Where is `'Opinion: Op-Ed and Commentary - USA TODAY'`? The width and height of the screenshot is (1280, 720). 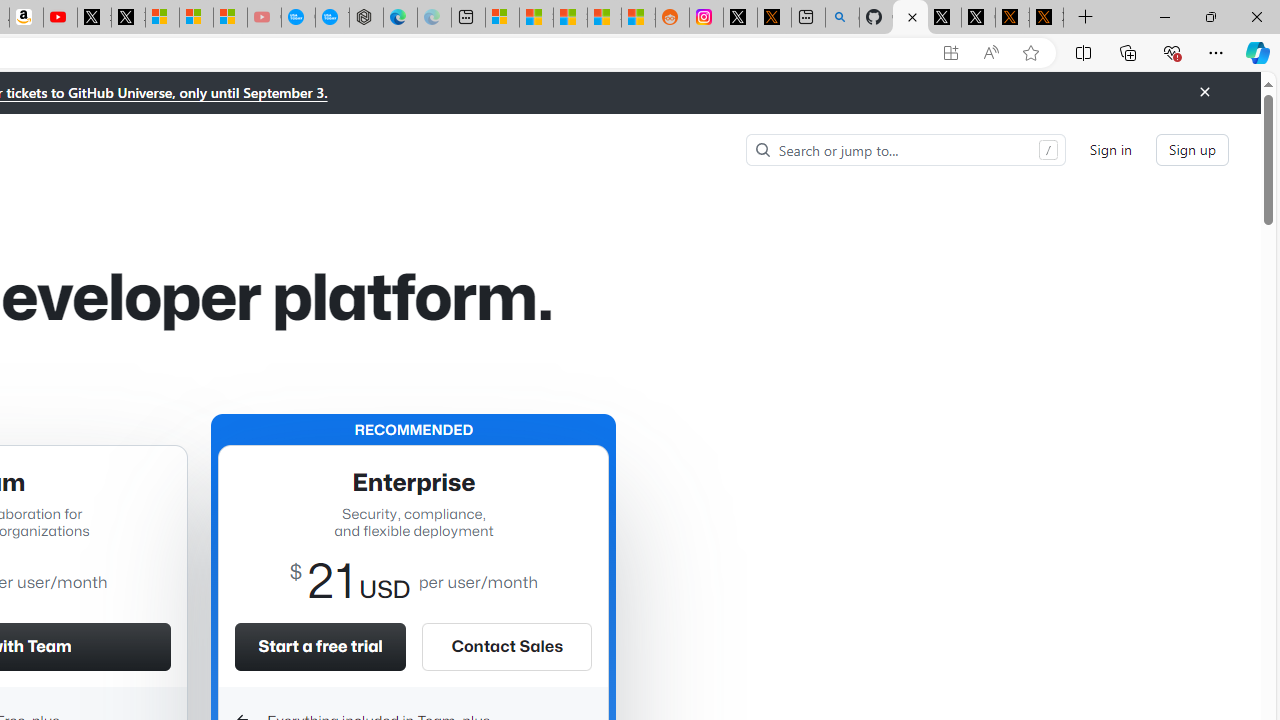 'Opinion: Op-Ed and Commentary - USA TODAY' is located at coordinates (297, 17).